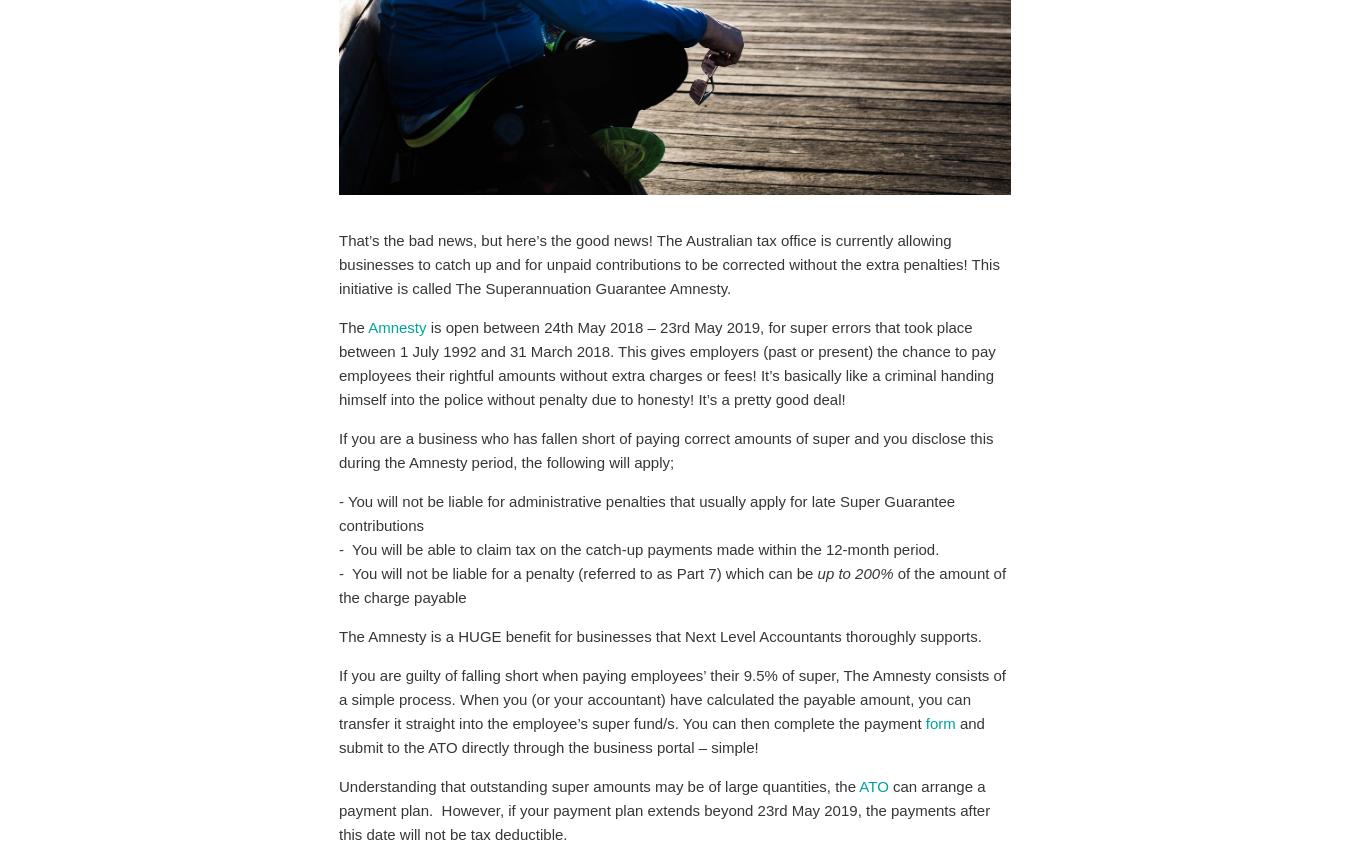 Image resolution: width=1350 pixels, height=853 pixels. Describe the element at coordinates (664, 734) in the screenshot. I see `'and submit to the ATO directly through the business portal – simple!'` at that location.